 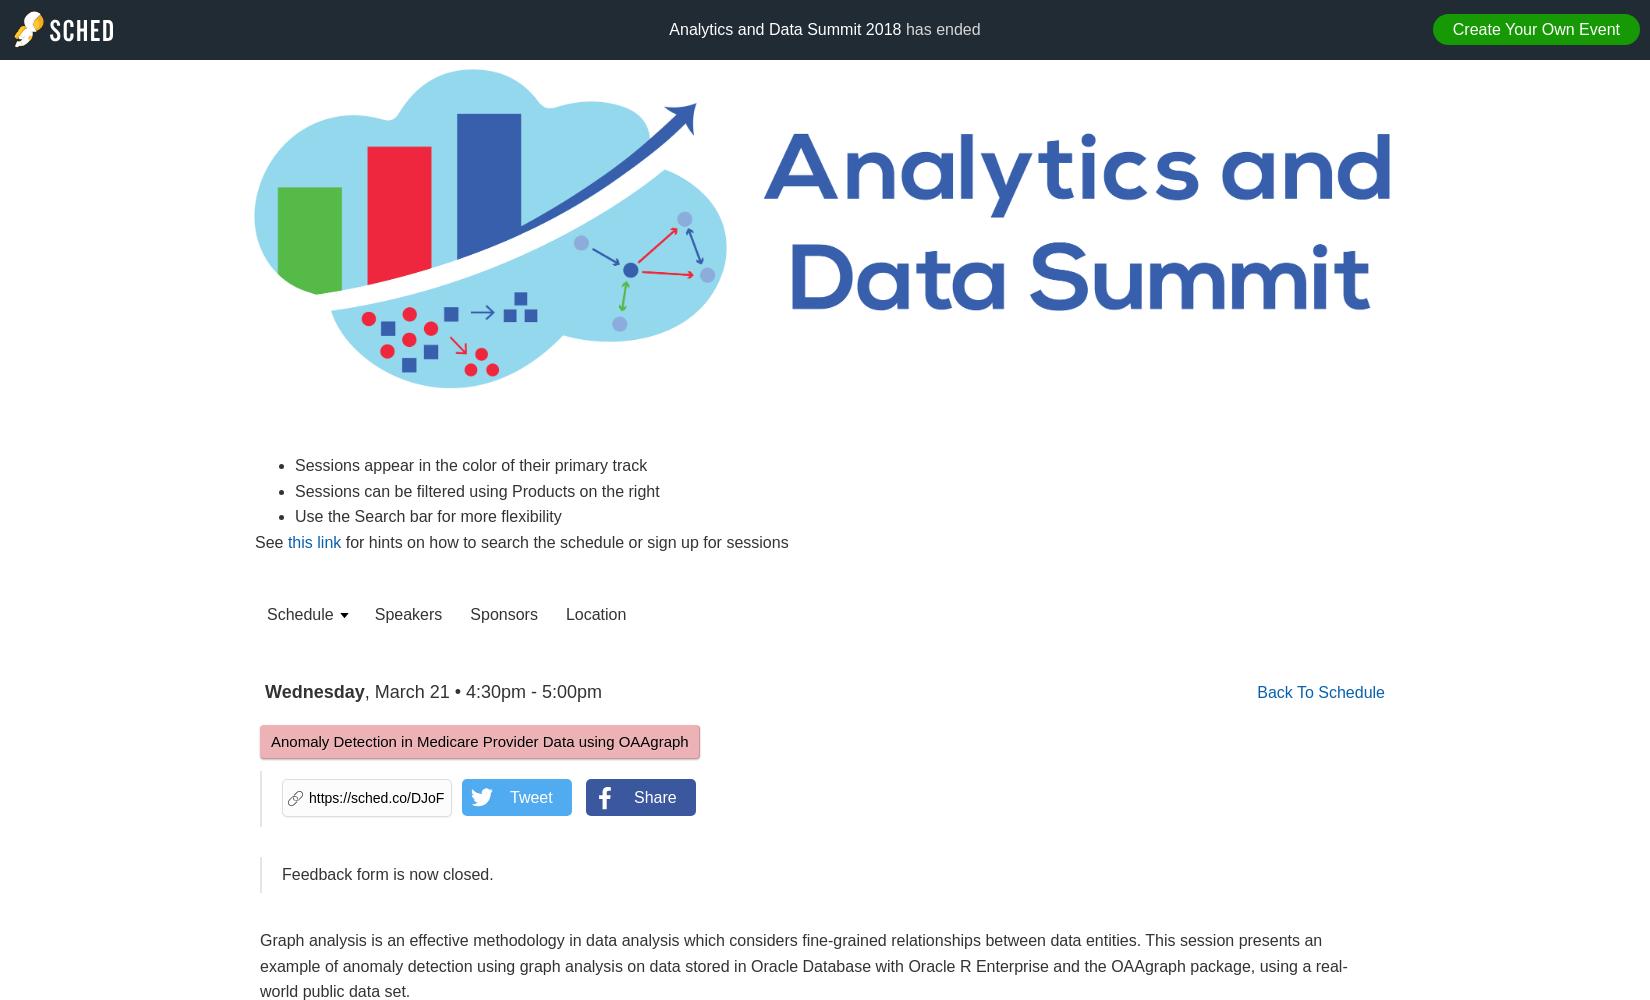 I want to click on 'Speakers', so click(x=408, y=613).